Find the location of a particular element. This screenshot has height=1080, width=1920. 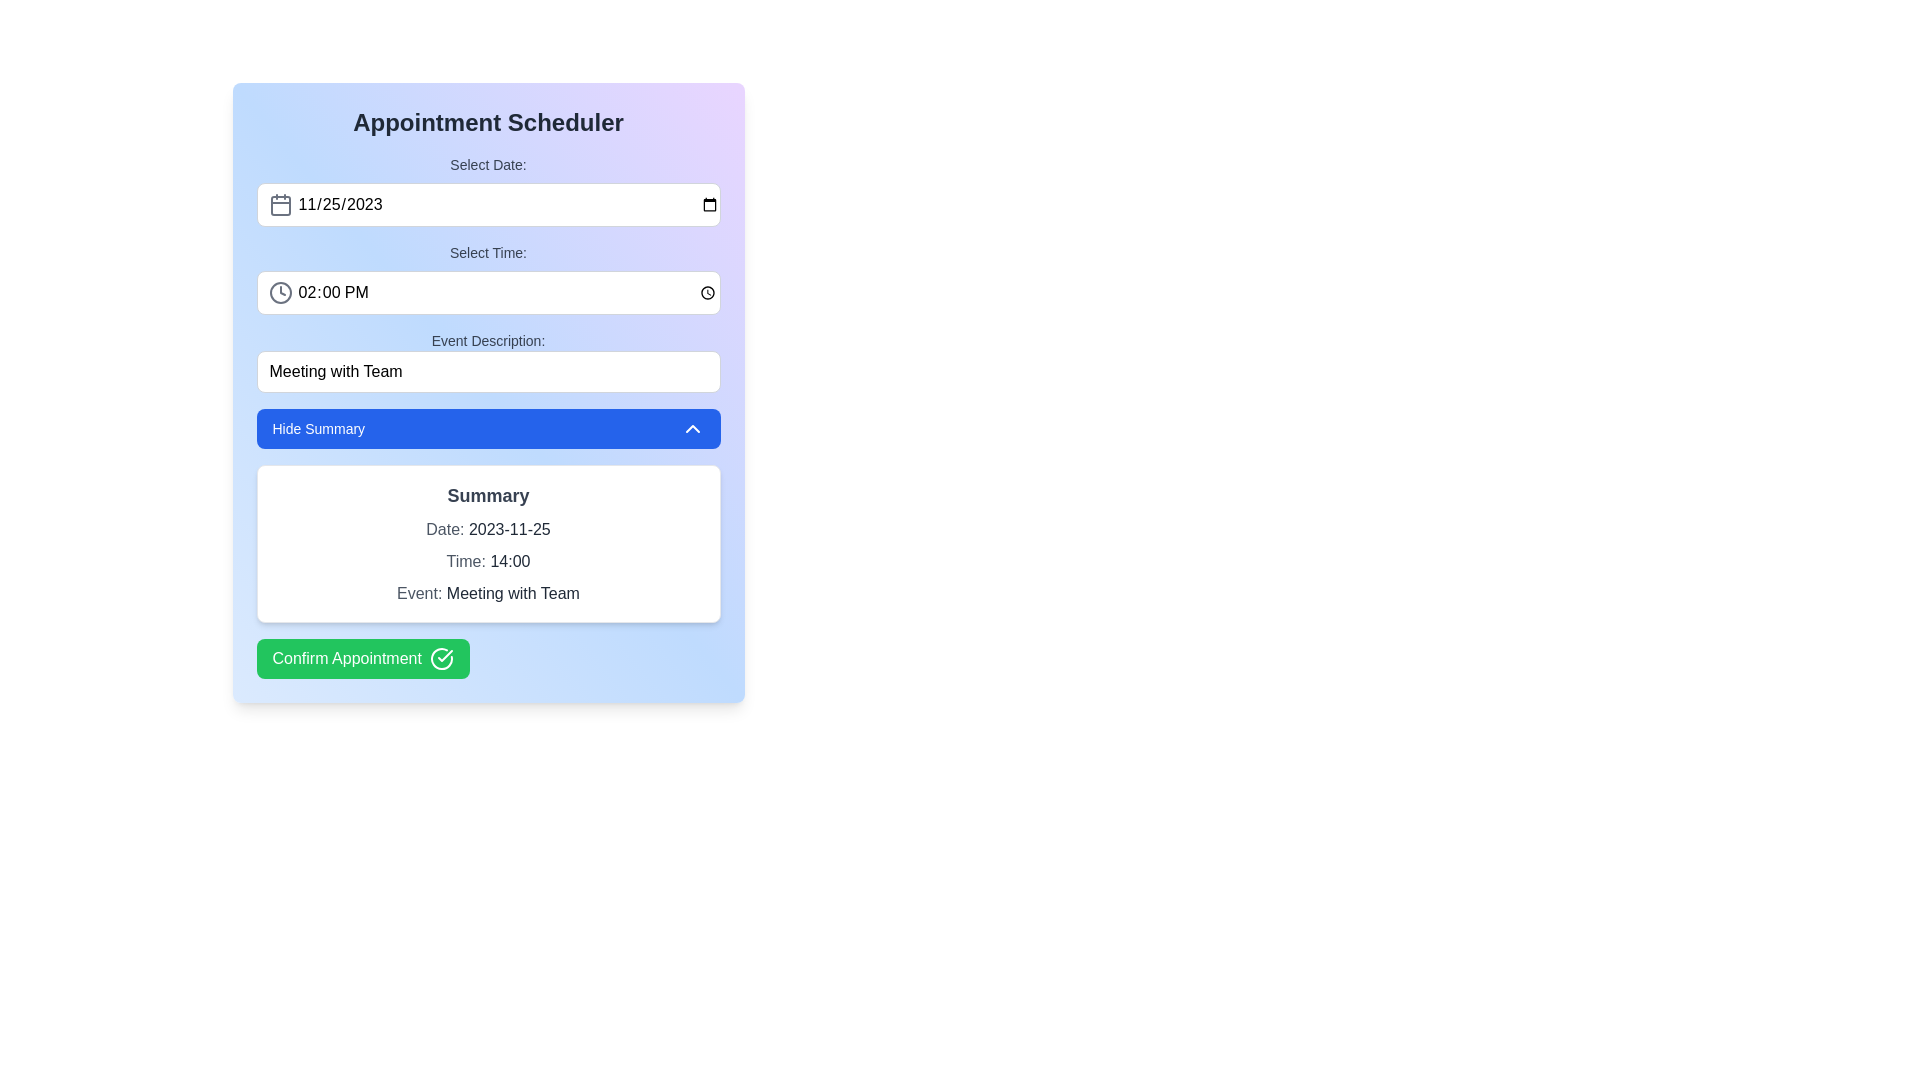

text label displaying 'Event: Meeting with Team' located in the 'Summary' section under 'Time: 14:00' is located at coordinates (488, 593).